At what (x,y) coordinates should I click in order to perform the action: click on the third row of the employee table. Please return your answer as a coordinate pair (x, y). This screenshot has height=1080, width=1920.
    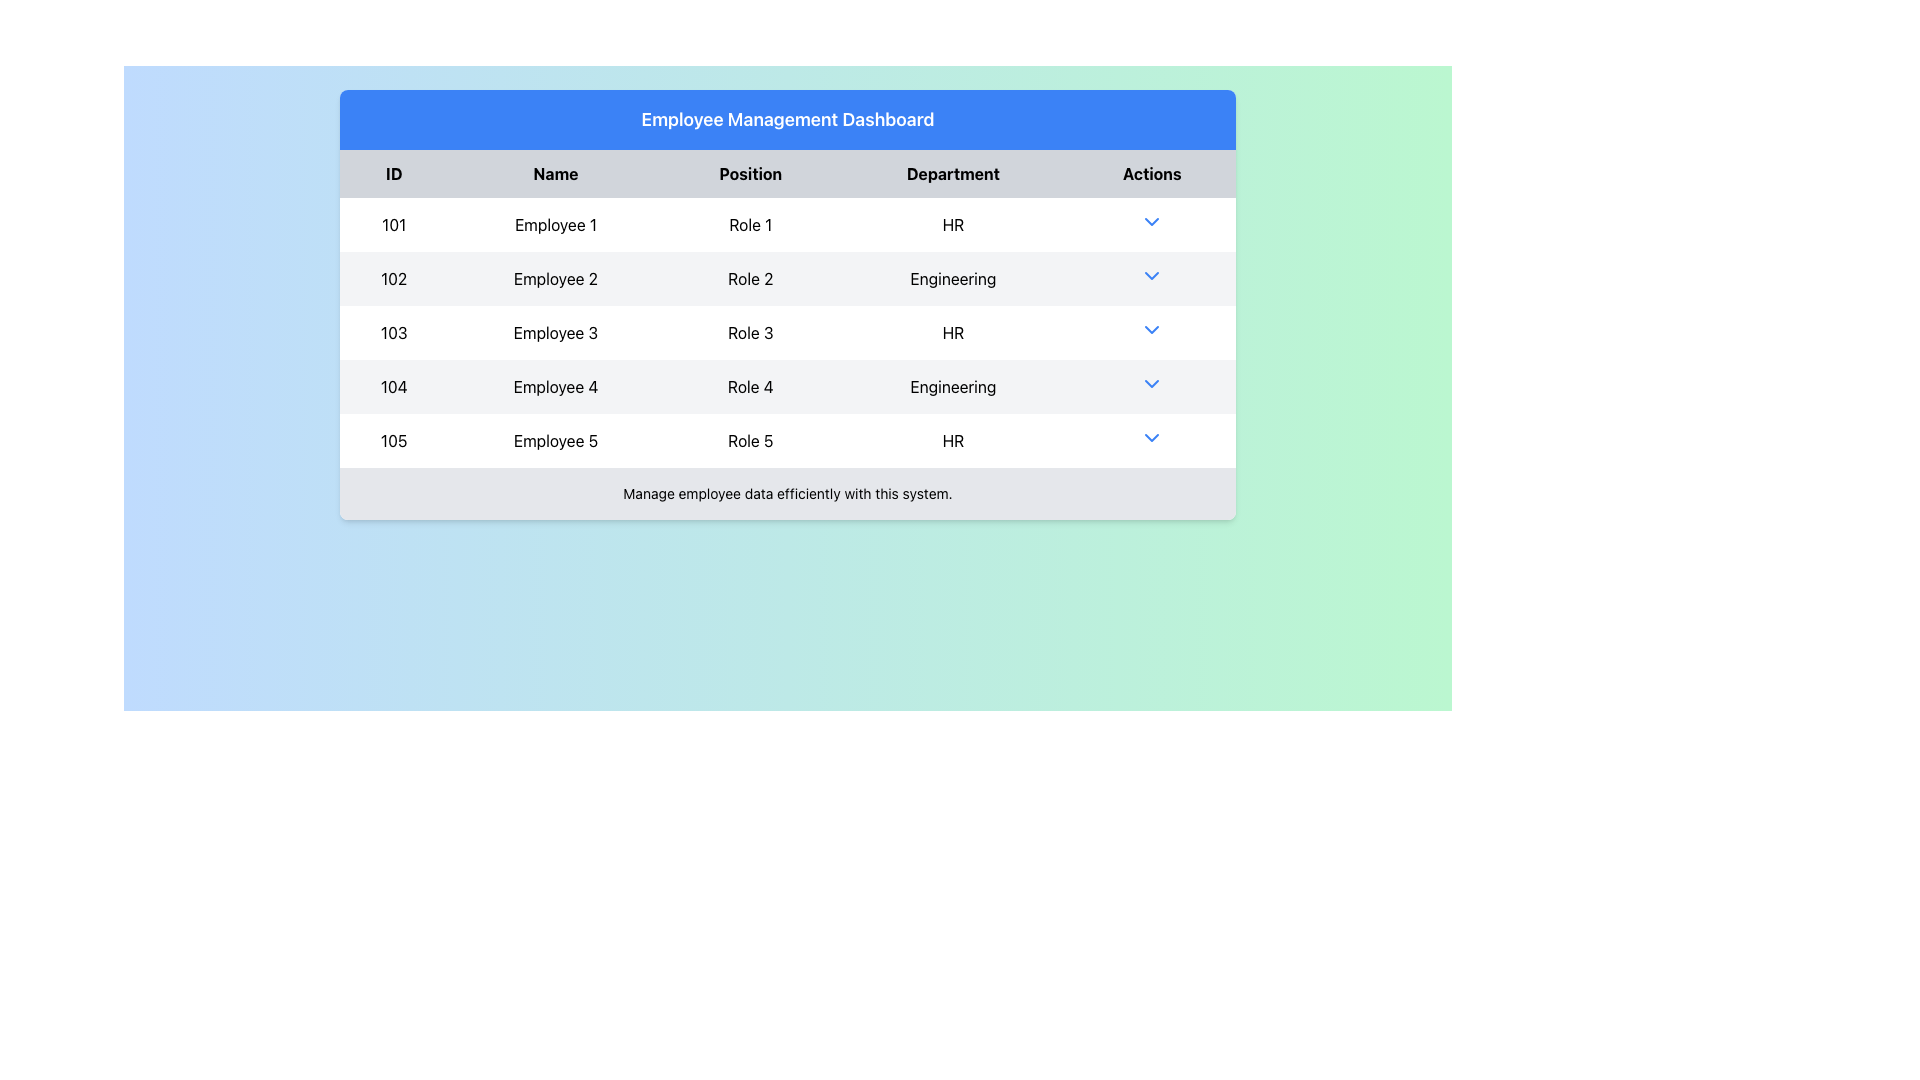
    Looking at the image, I should click on (786, 331).